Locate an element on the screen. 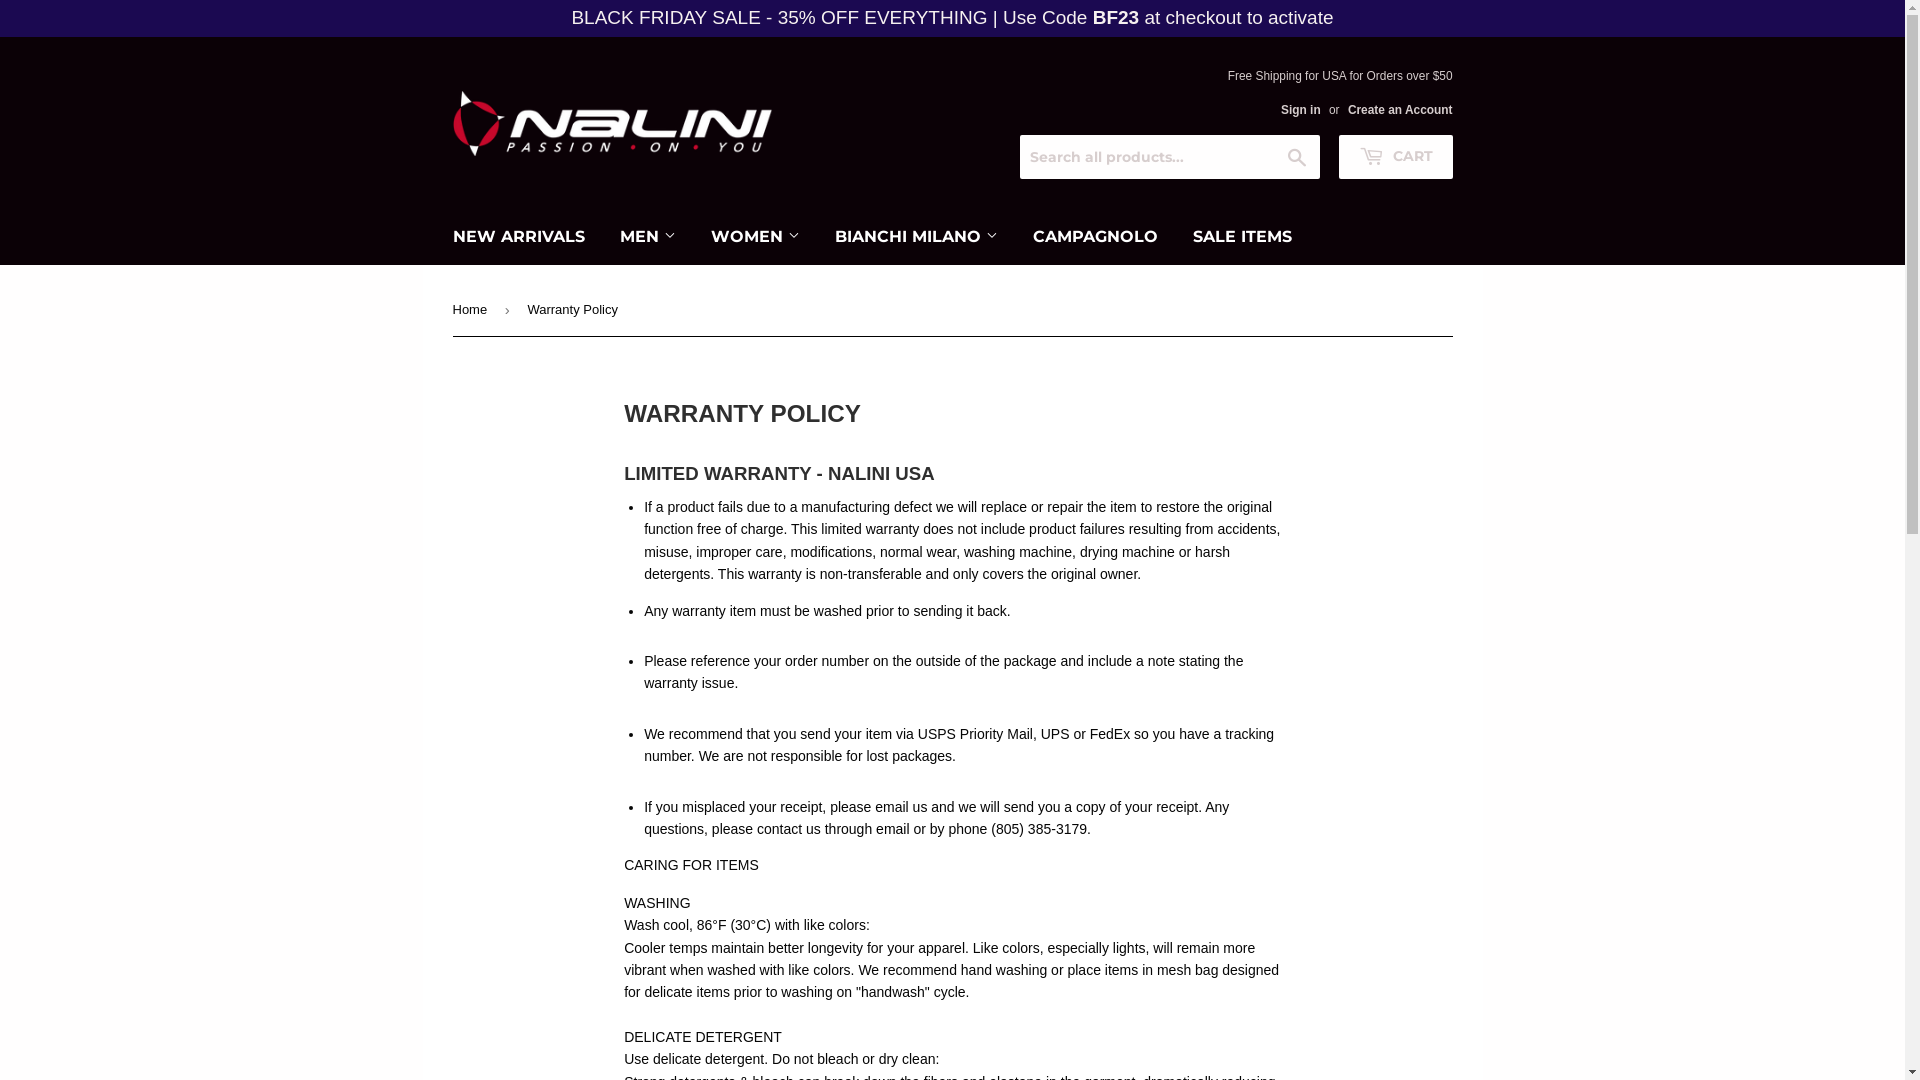 Image resolution: width=1920 pixels, height=1080 pixels. 'WOMEN' is located at coordinates (754, 235).